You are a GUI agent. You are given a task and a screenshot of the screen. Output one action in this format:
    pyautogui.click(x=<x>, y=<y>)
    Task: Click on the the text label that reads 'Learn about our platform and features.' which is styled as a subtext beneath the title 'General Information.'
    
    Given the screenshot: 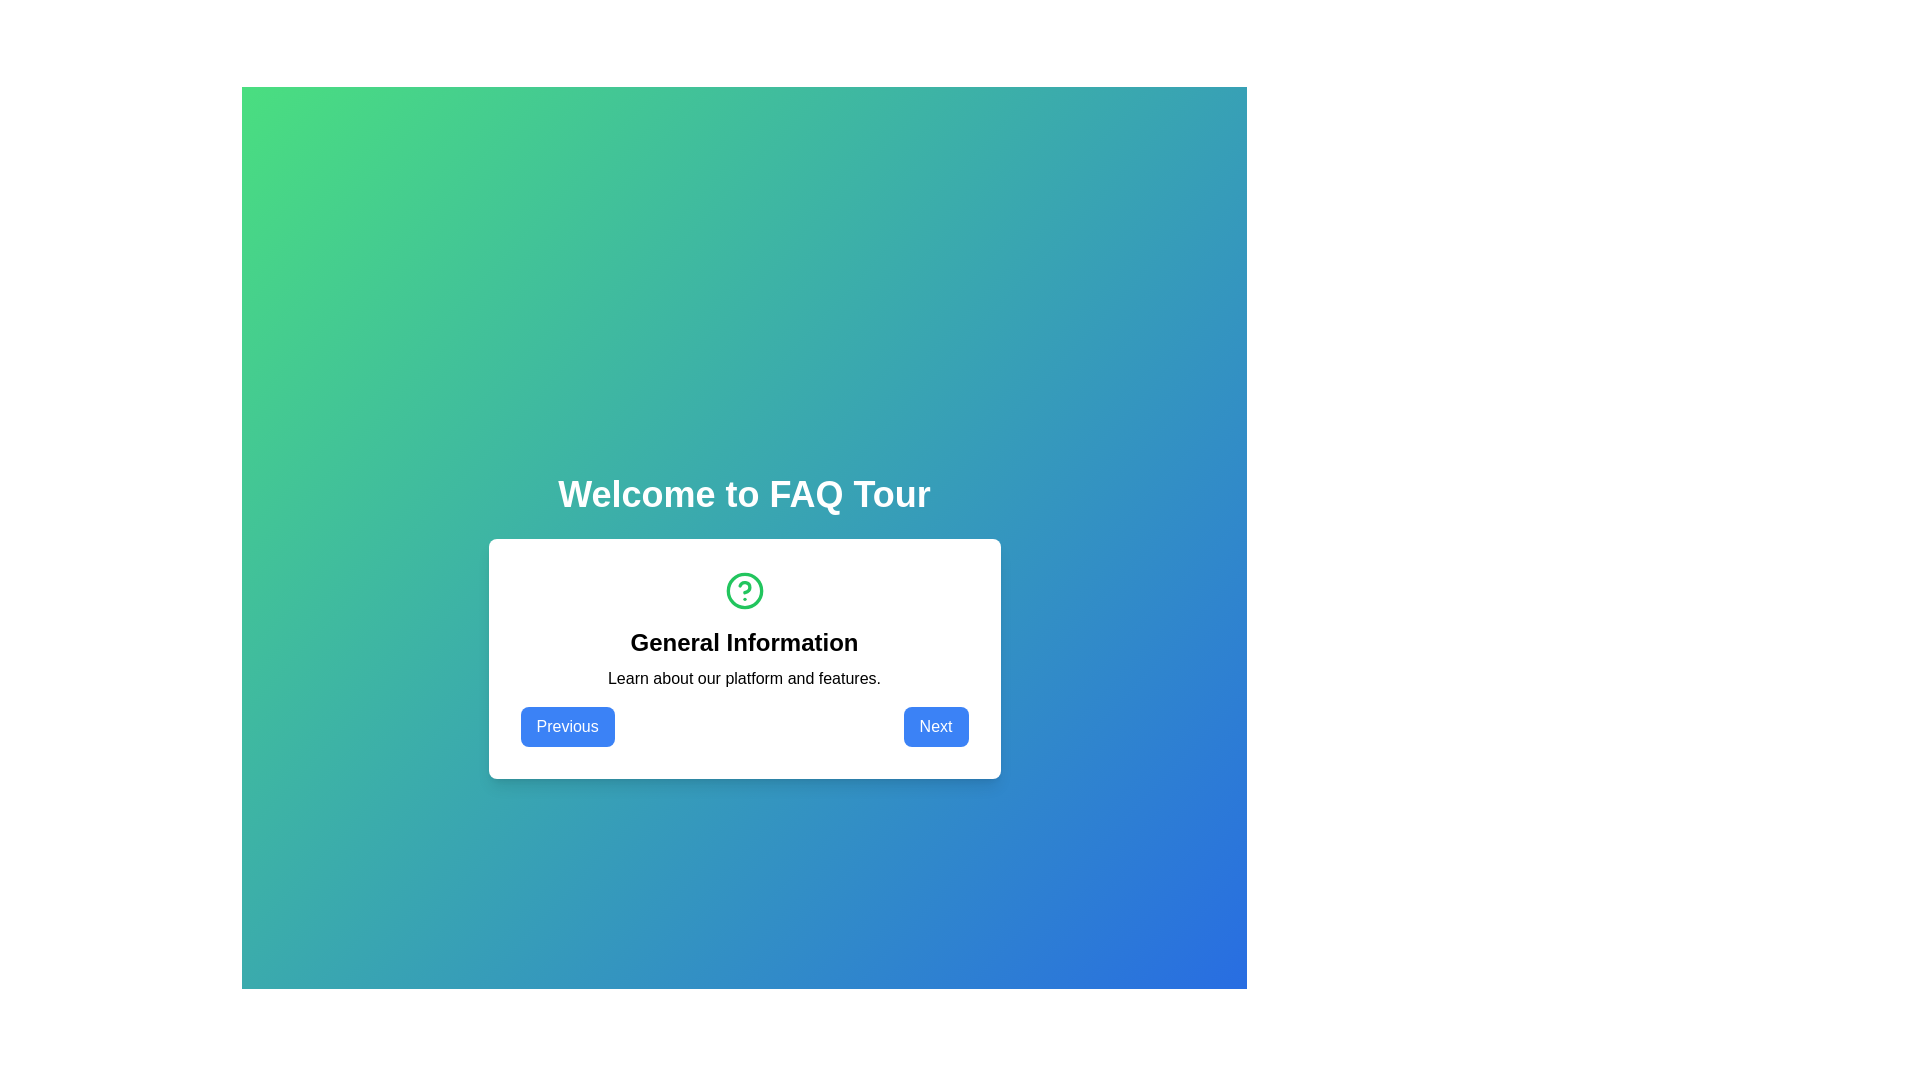 What is the action you would take?
    pyautogui.click(x=743, y=677)
    